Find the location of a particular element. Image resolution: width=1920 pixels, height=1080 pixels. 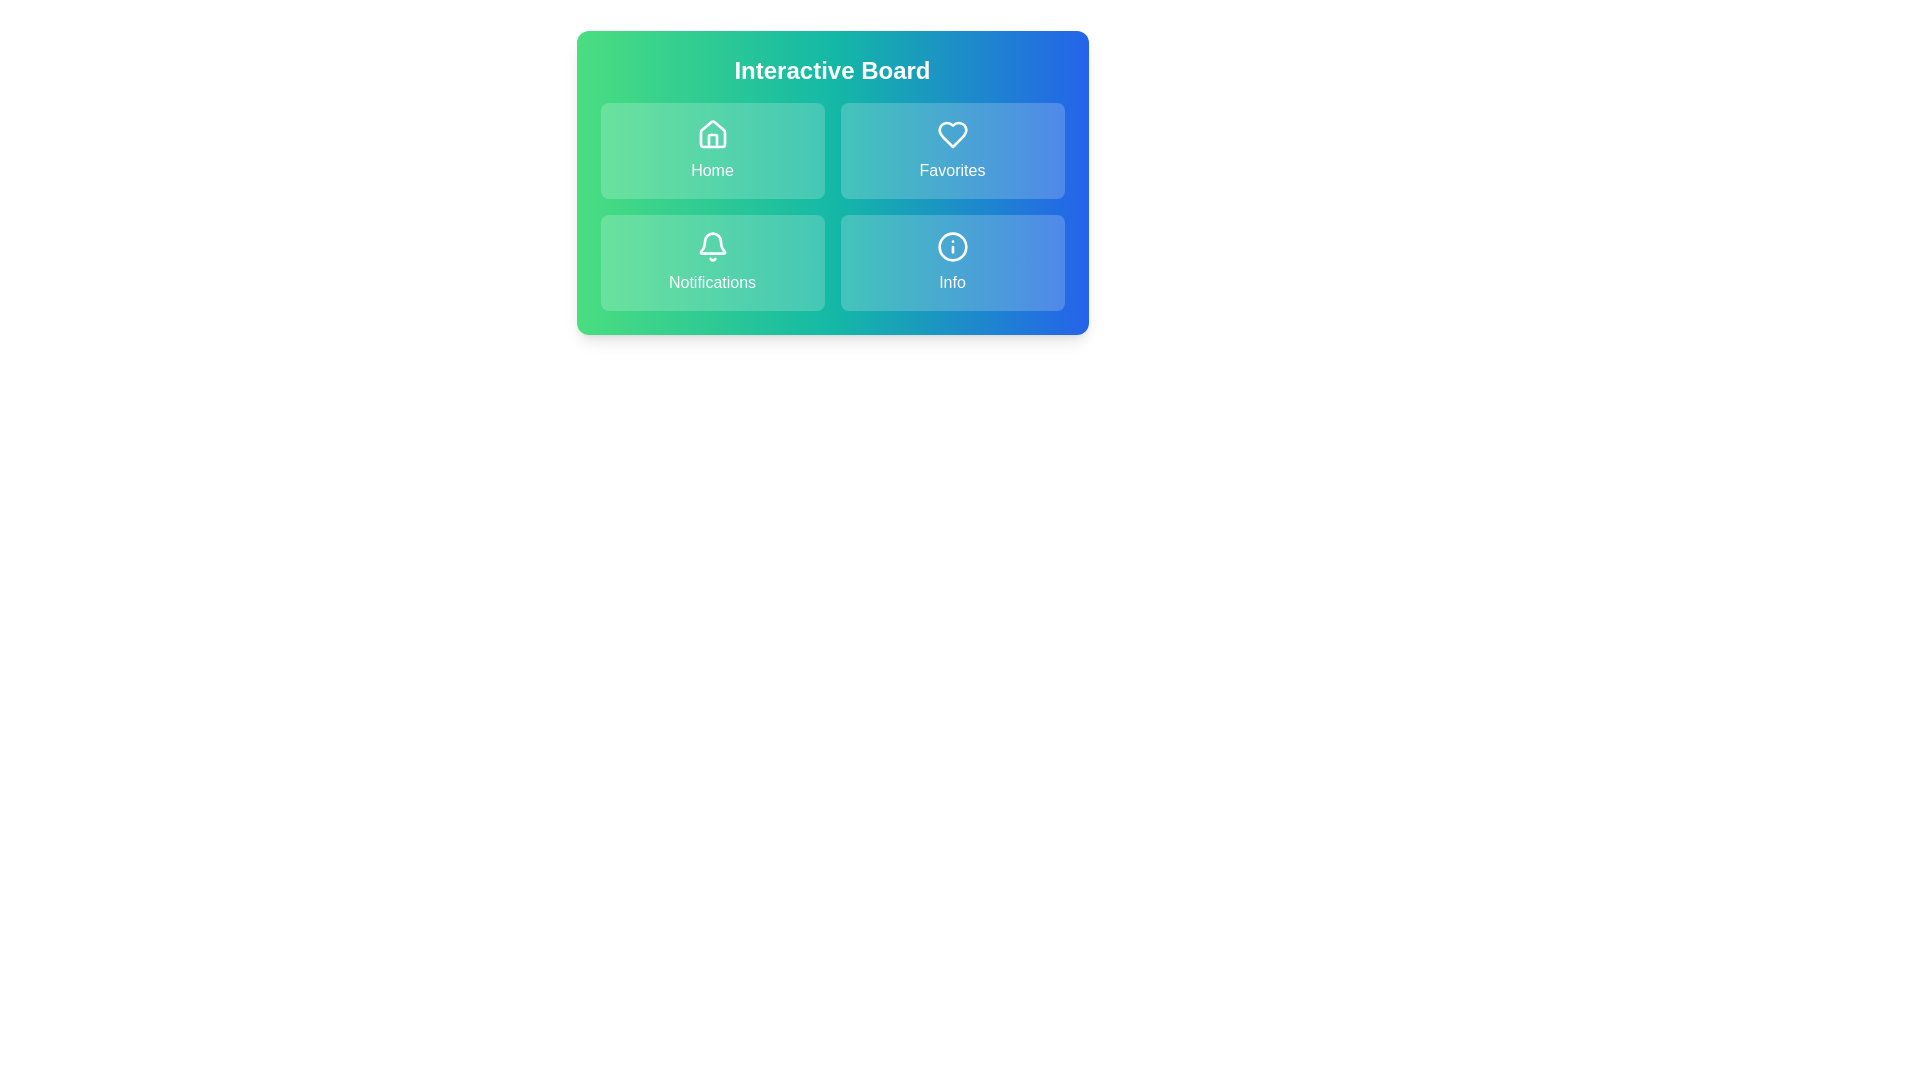

the 'Favorites' text label element, which is styled in white and centrally aligned below a heart icon in the second section of the top row of a grid layout is located at coordinates (951, 169).